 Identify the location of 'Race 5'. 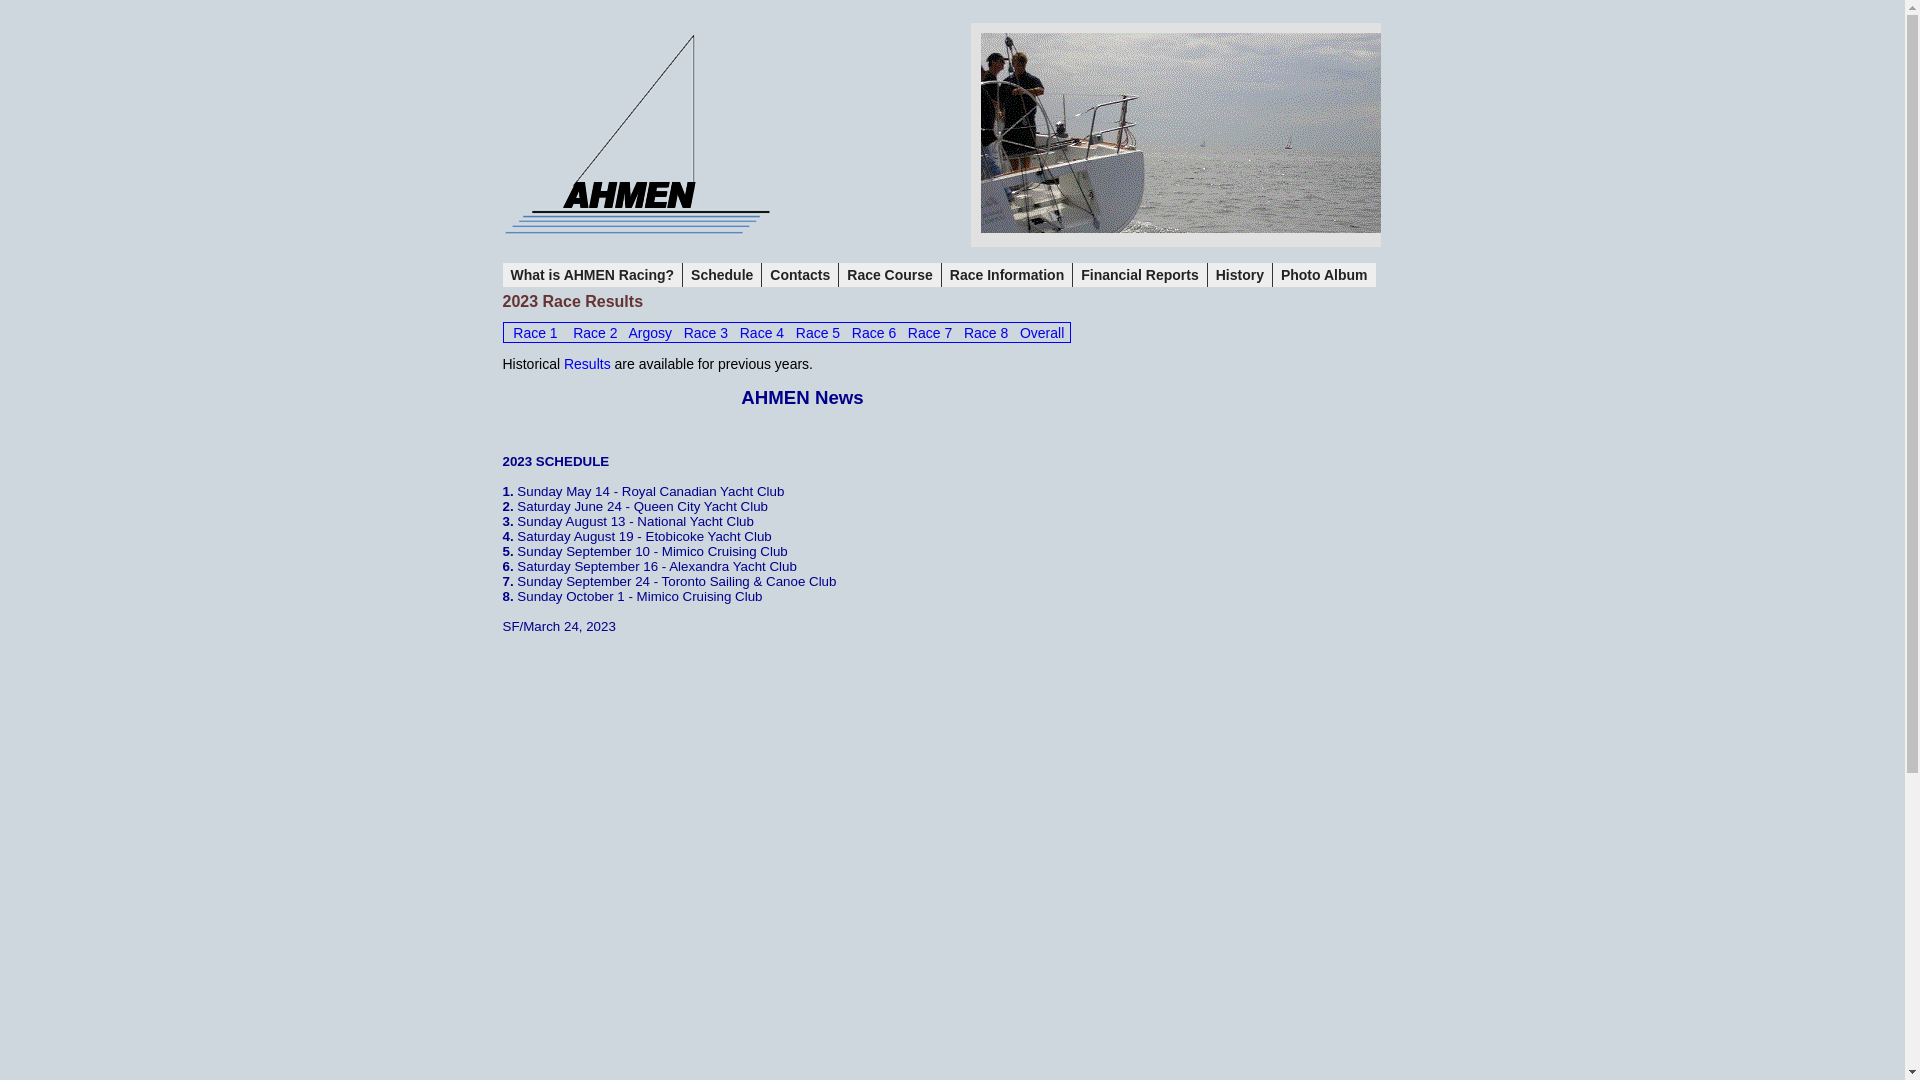
(817, 331).